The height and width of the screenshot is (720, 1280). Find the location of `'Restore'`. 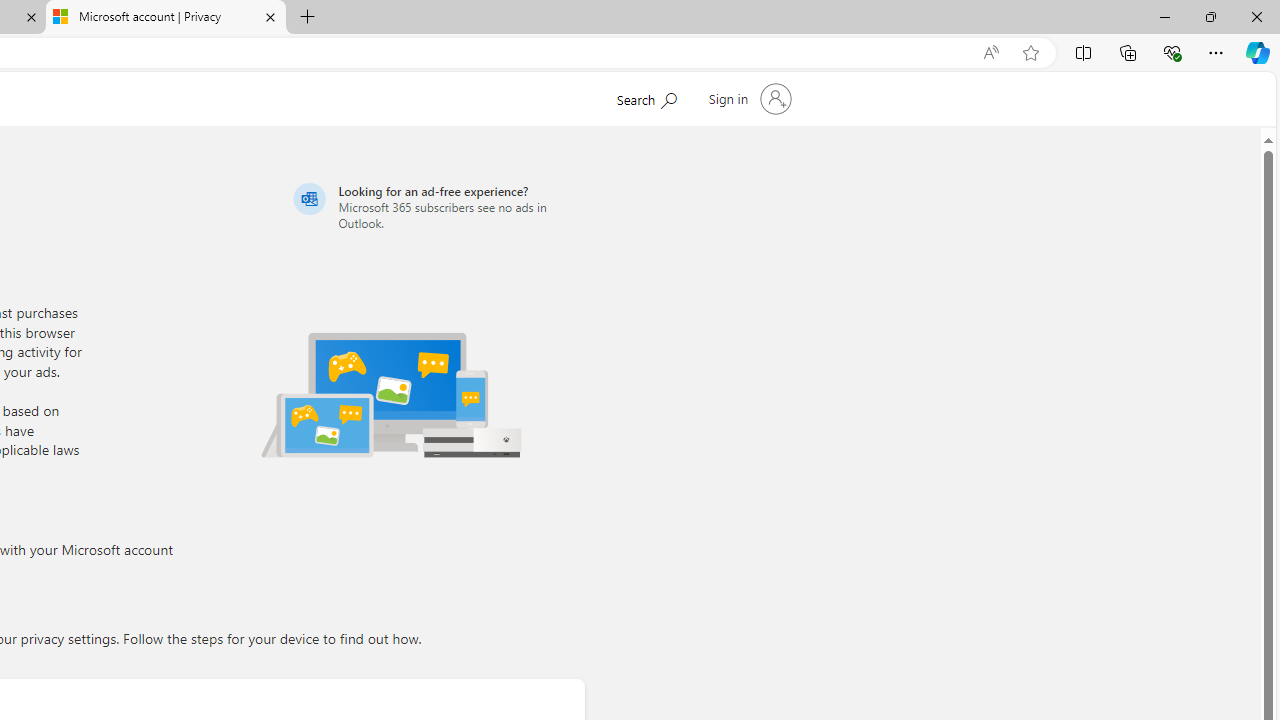

'Restore' is located at coordinates (1209, 16).